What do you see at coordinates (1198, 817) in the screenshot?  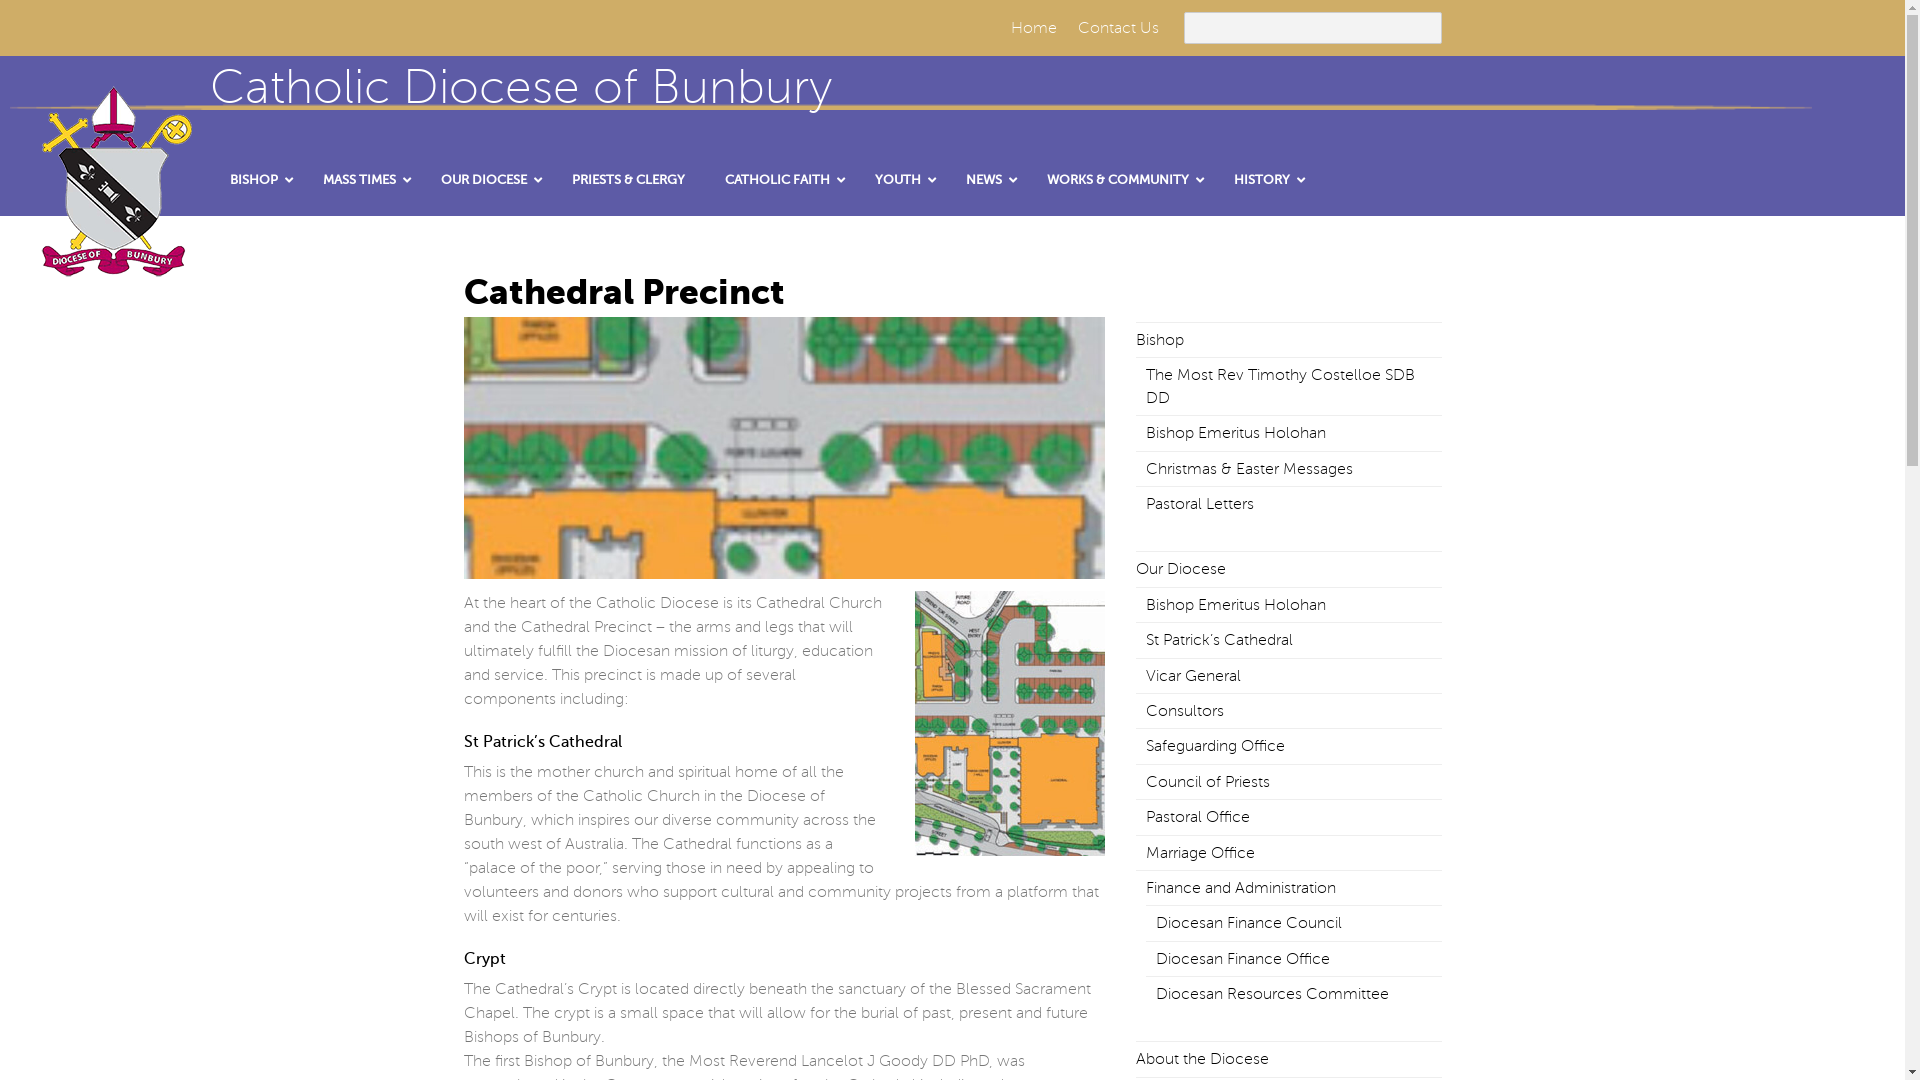 I see `'Pastoral Office'` at bounding box center [1198, 817].